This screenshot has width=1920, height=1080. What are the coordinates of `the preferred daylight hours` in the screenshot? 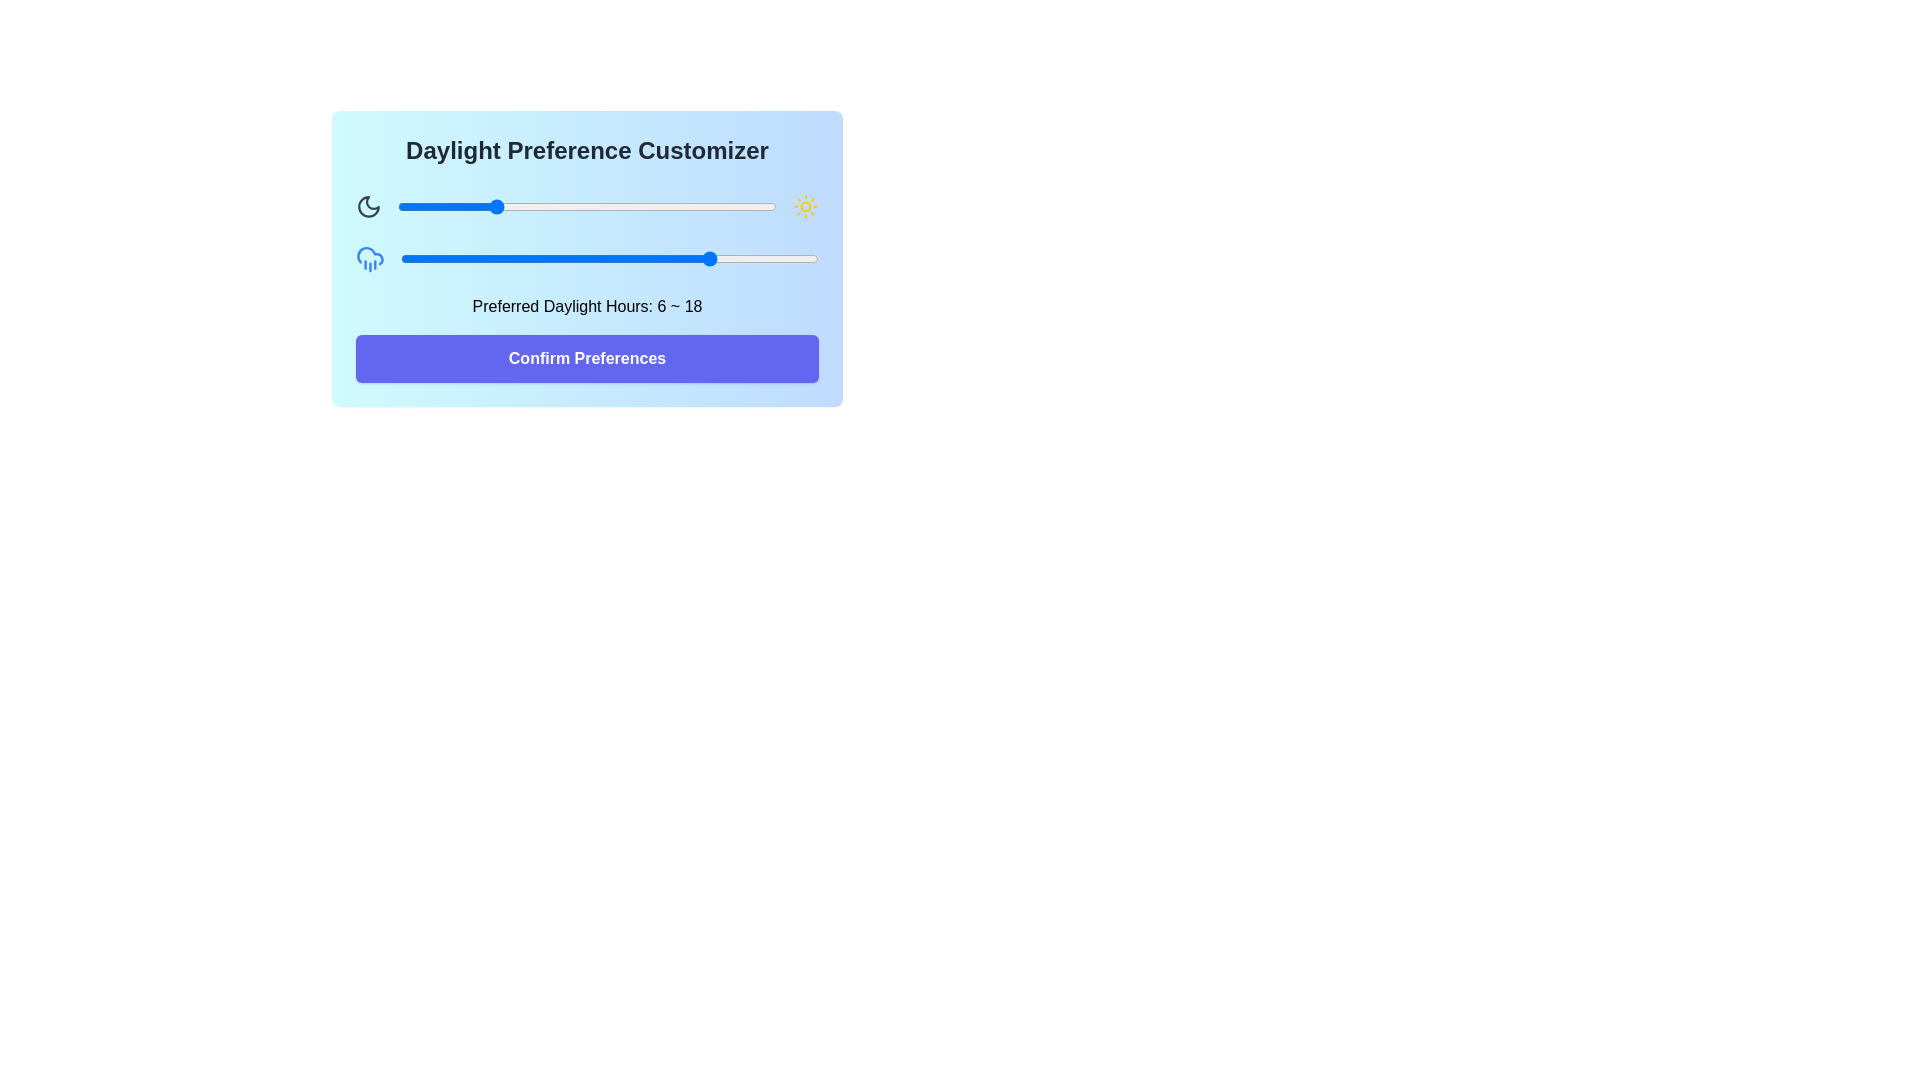 It's located at (452, 257).